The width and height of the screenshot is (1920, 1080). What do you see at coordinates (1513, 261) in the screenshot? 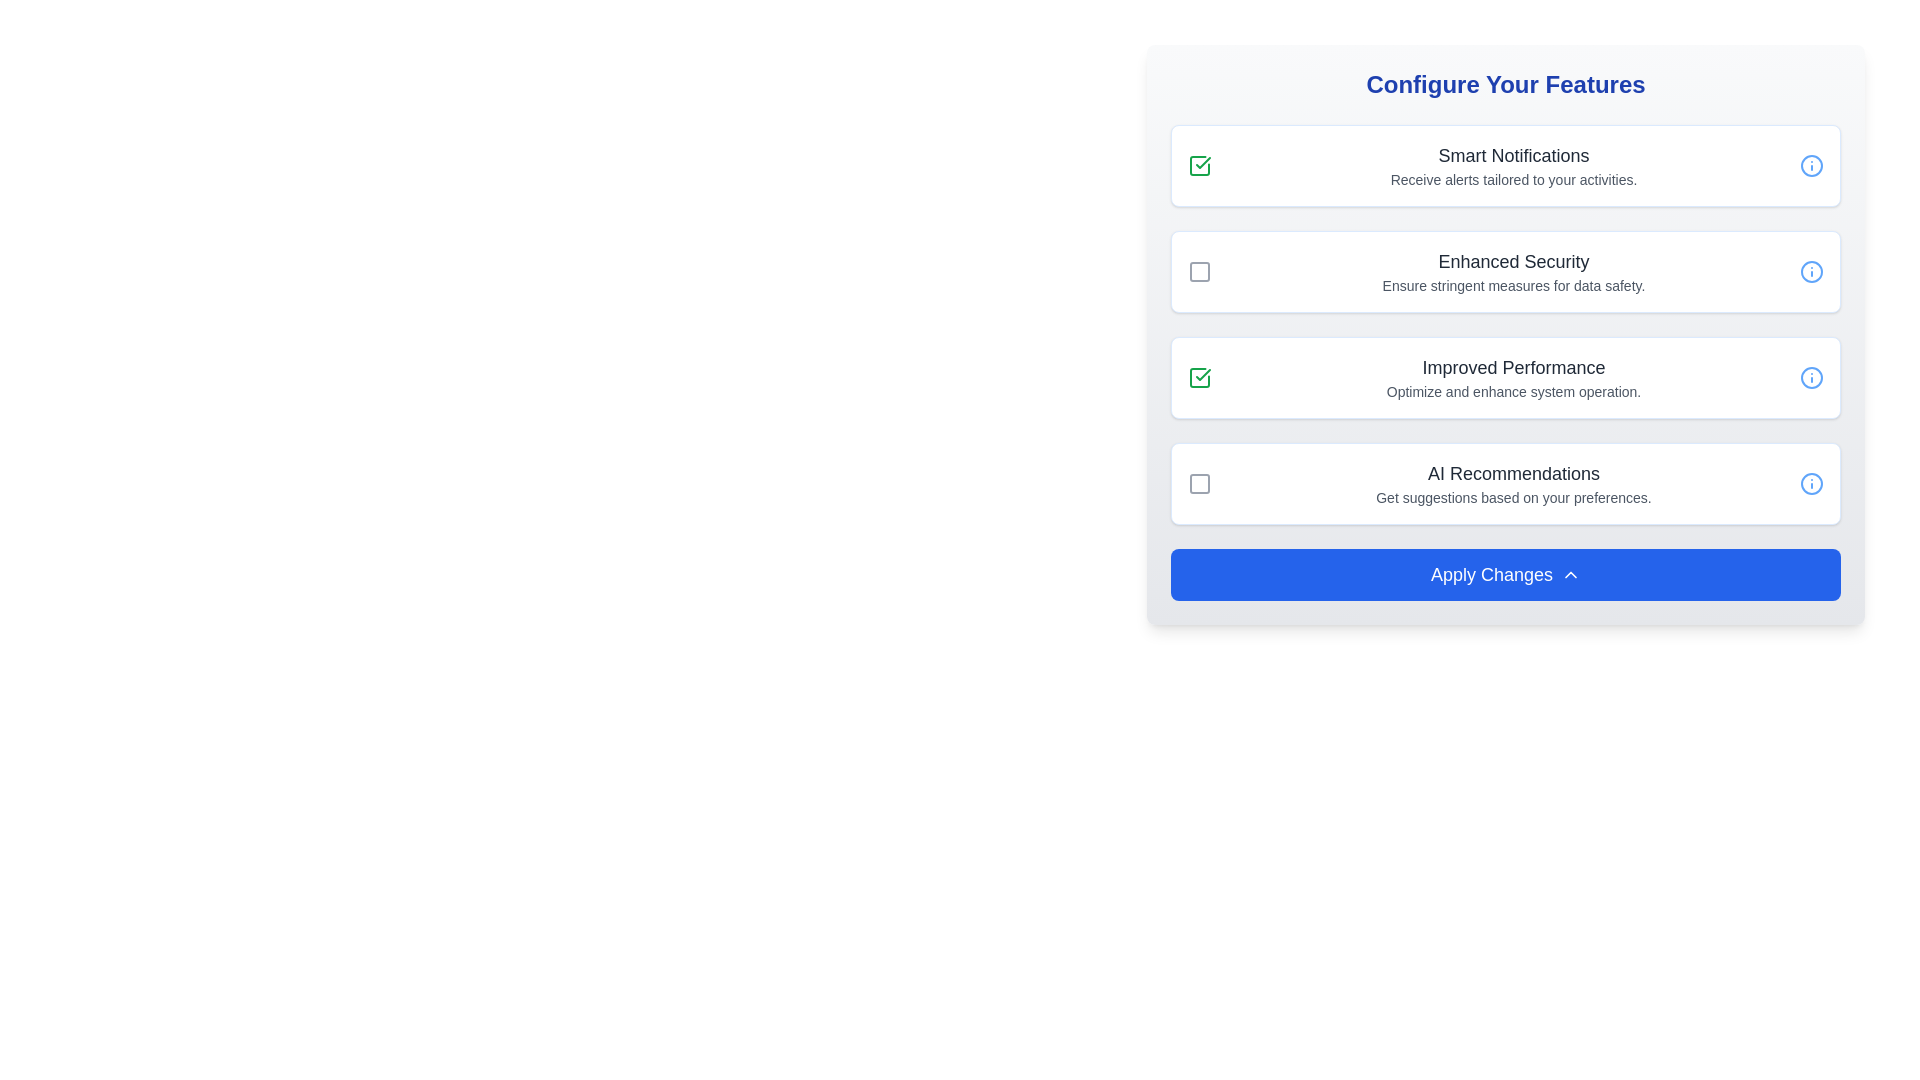
I see `the text label displaying 'Enhanced Security' in bold, larger font located at the top-center of the second section of the feature card` at bounding box center [1513, 261].